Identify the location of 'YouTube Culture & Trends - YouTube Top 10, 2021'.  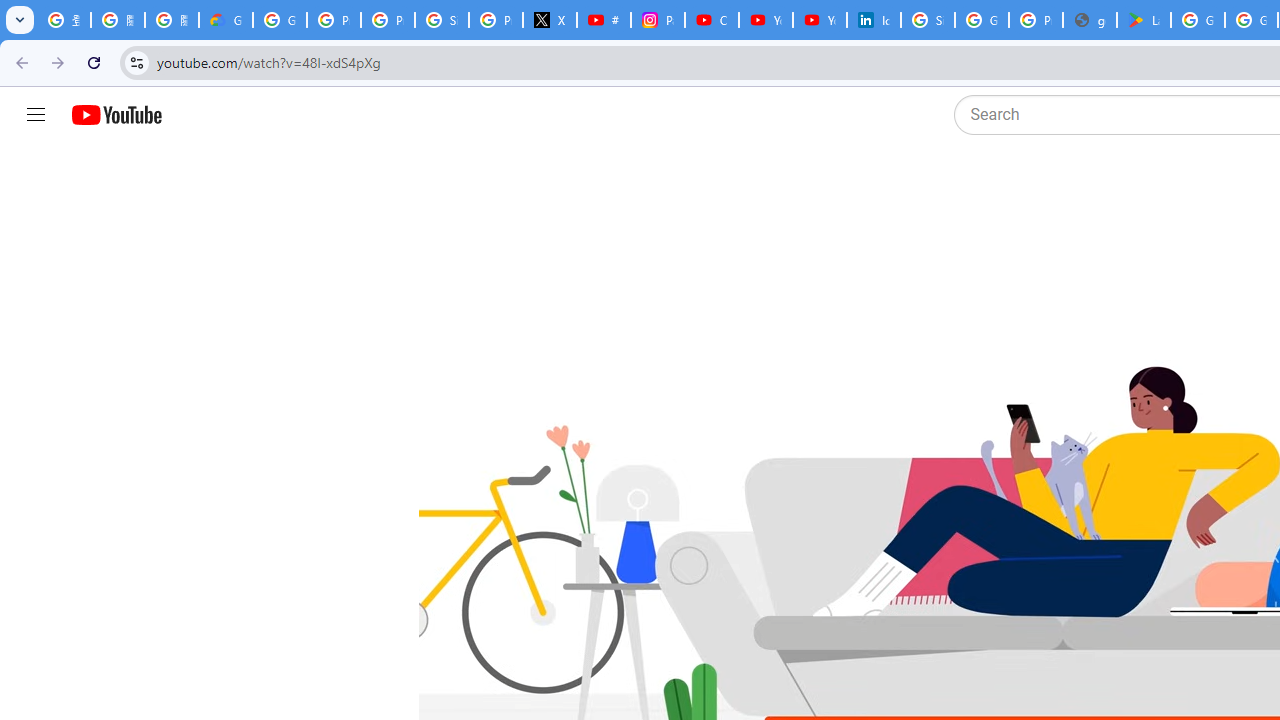
(819, 20).